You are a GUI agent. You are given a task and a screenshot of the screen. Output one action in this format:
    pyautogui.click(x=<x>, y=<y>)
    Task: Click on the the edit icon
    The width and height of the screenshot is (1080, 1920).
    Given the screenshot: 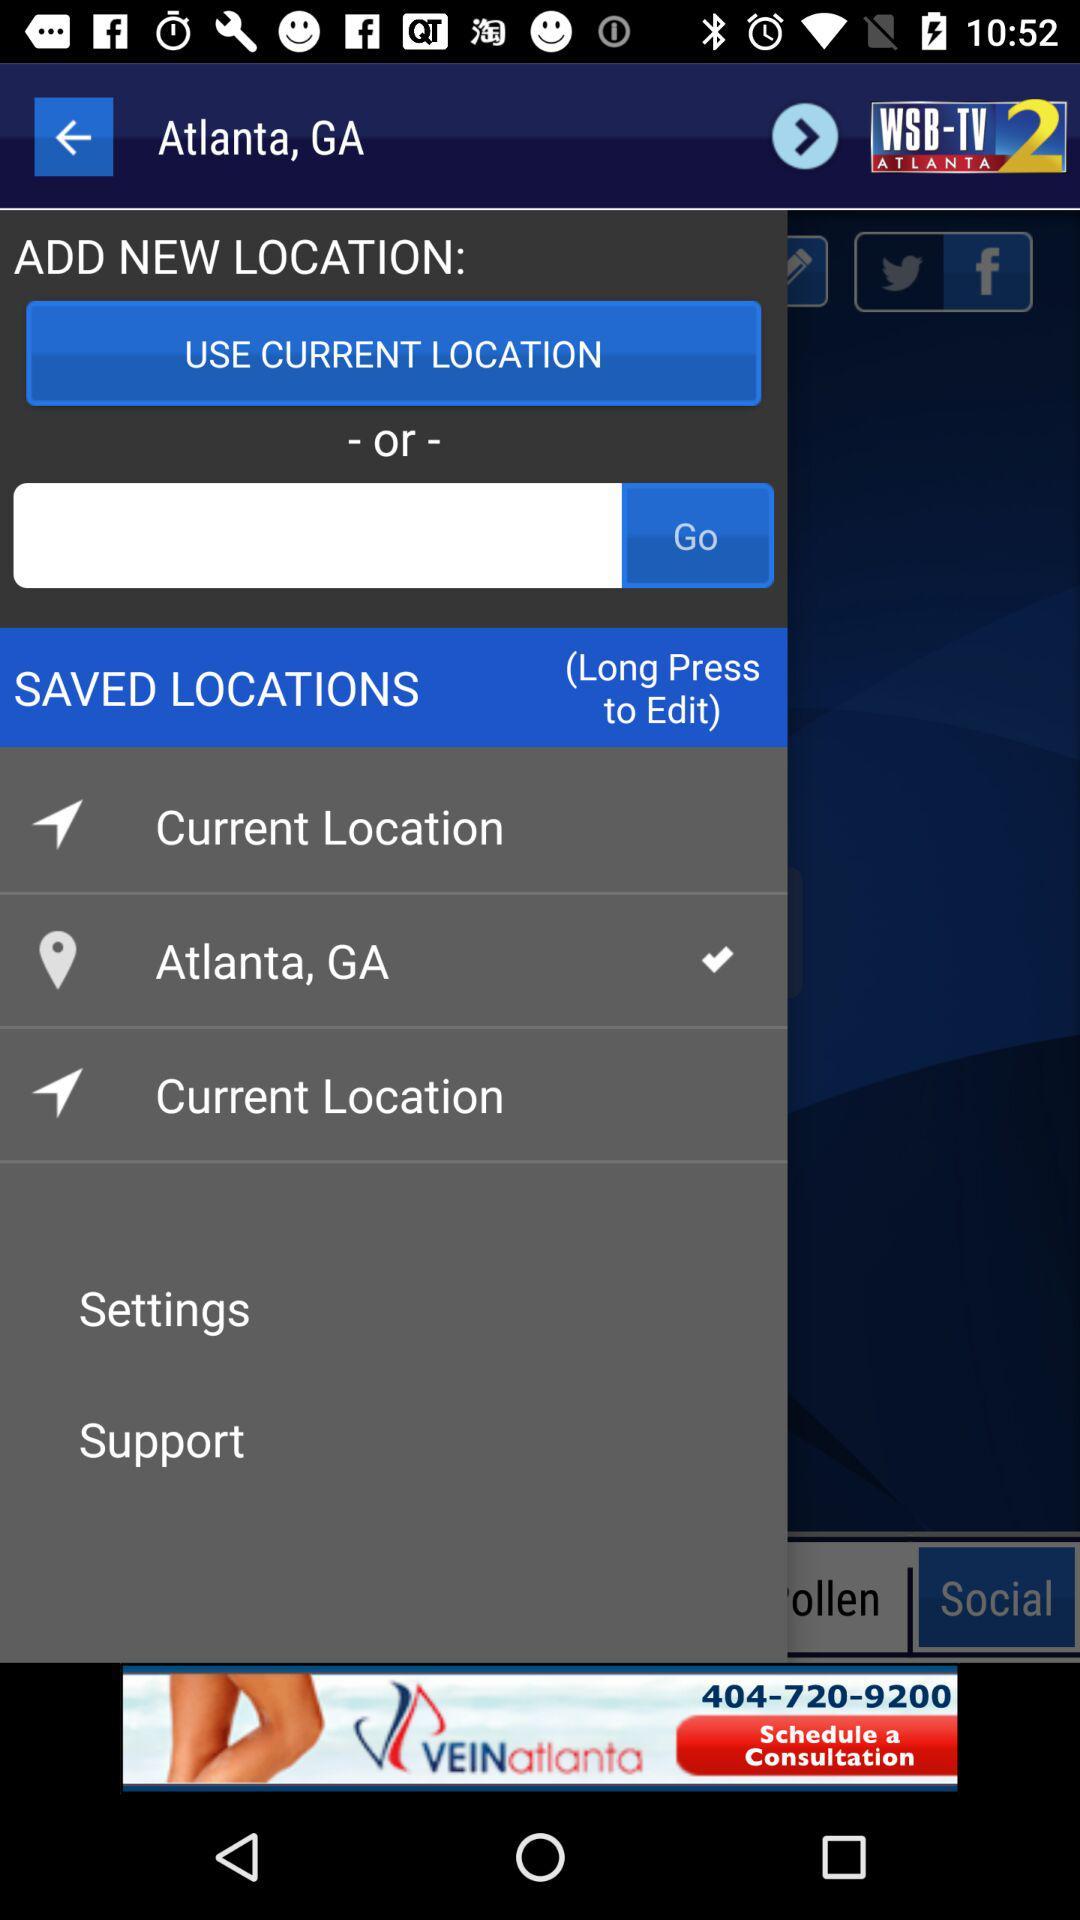 What is the action you would take?
    pyautogui.click(x=787, y=270)
    